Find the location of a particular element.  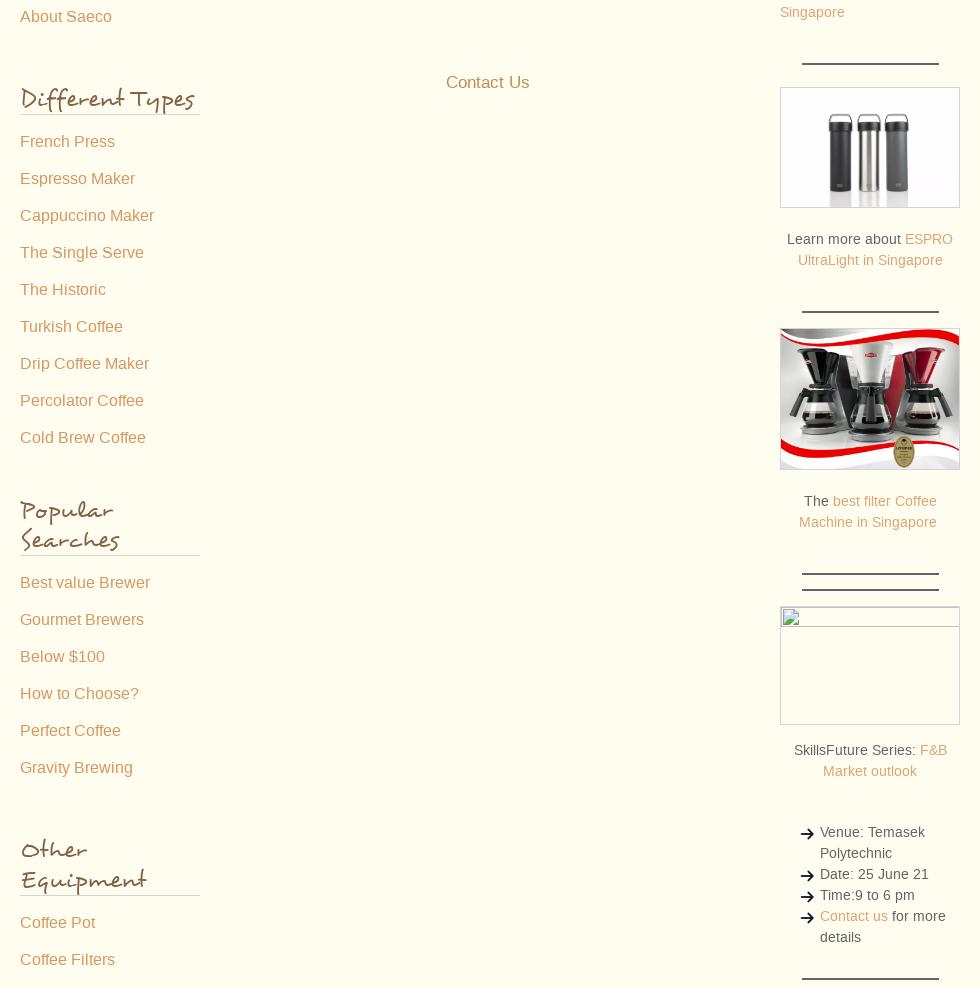

'Date: 25 June 21' is located at coordinates (874, 873).